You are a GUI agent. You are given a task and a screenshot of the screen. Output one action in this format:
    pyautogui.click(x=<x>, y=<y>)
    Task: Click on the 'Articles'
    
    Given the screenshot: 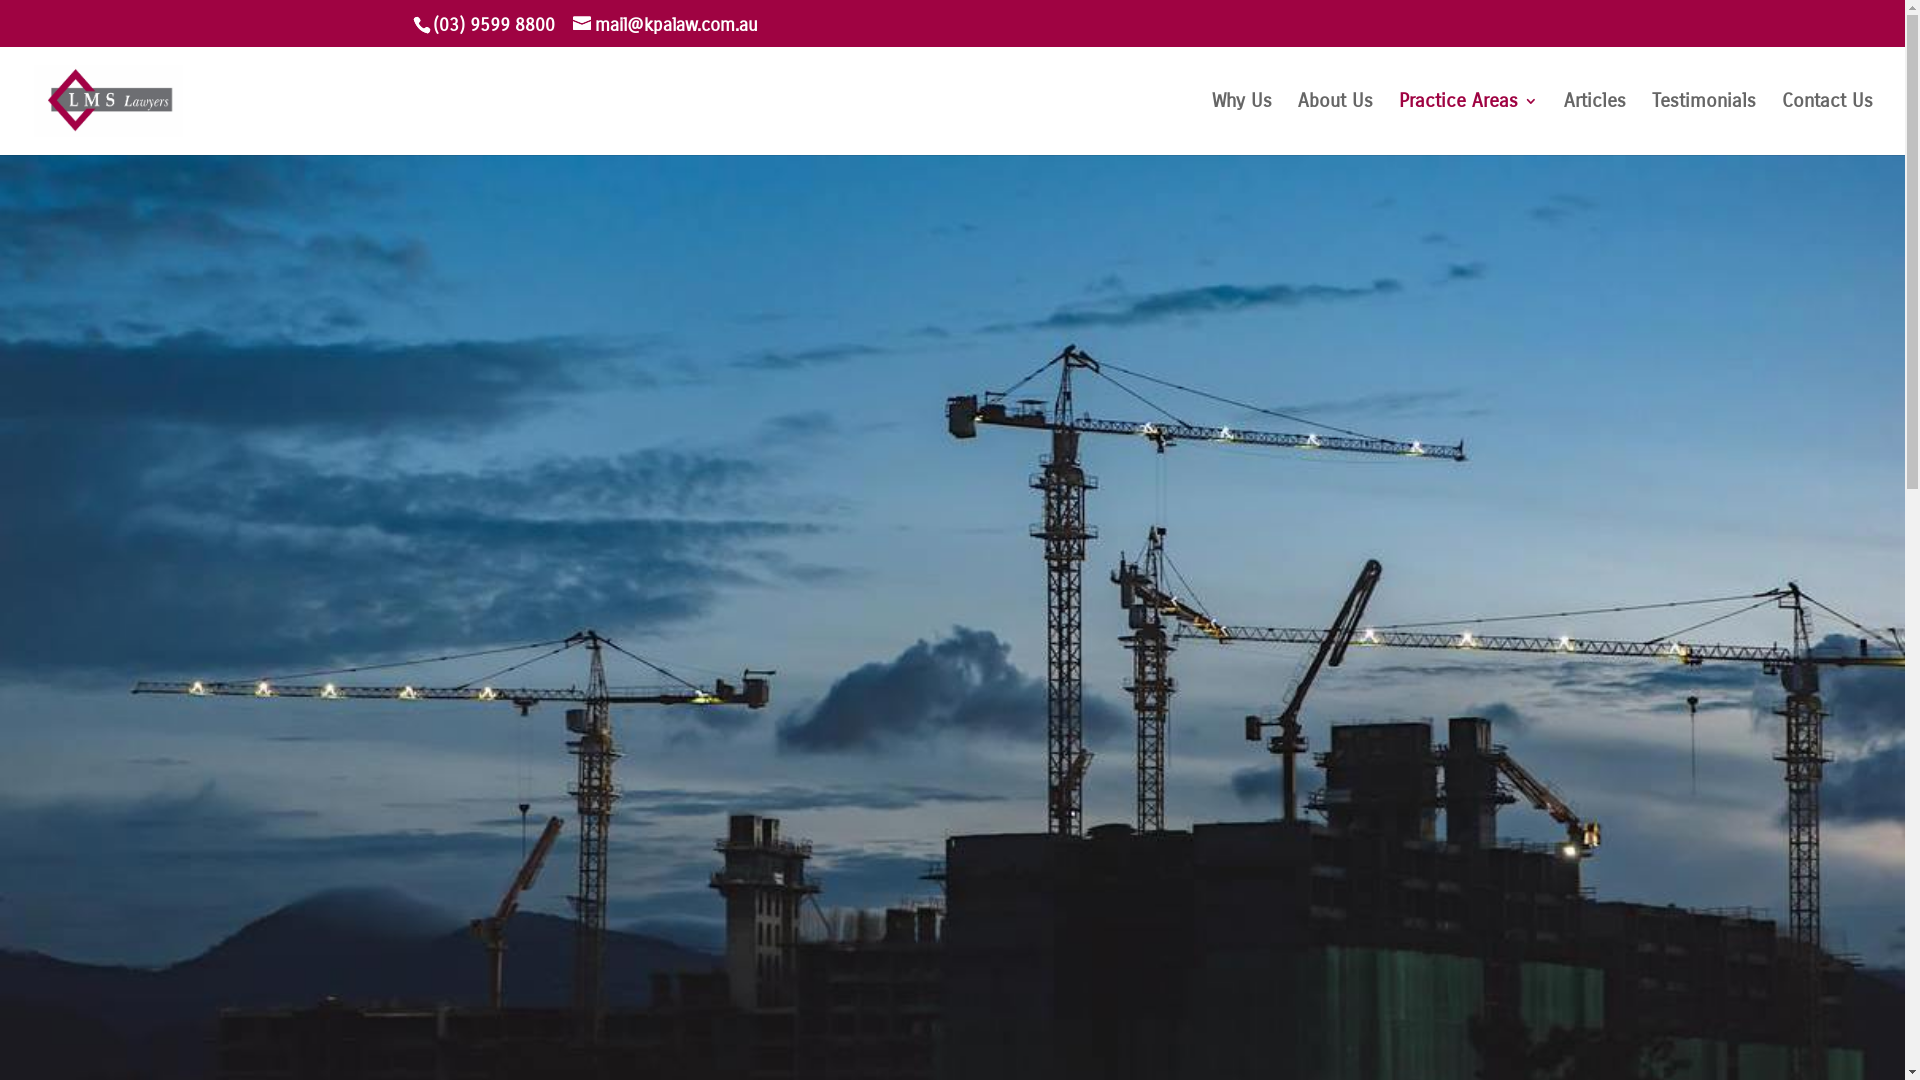 What is the action you would take?
    pyautogui.click(x=1593, y=124)
    